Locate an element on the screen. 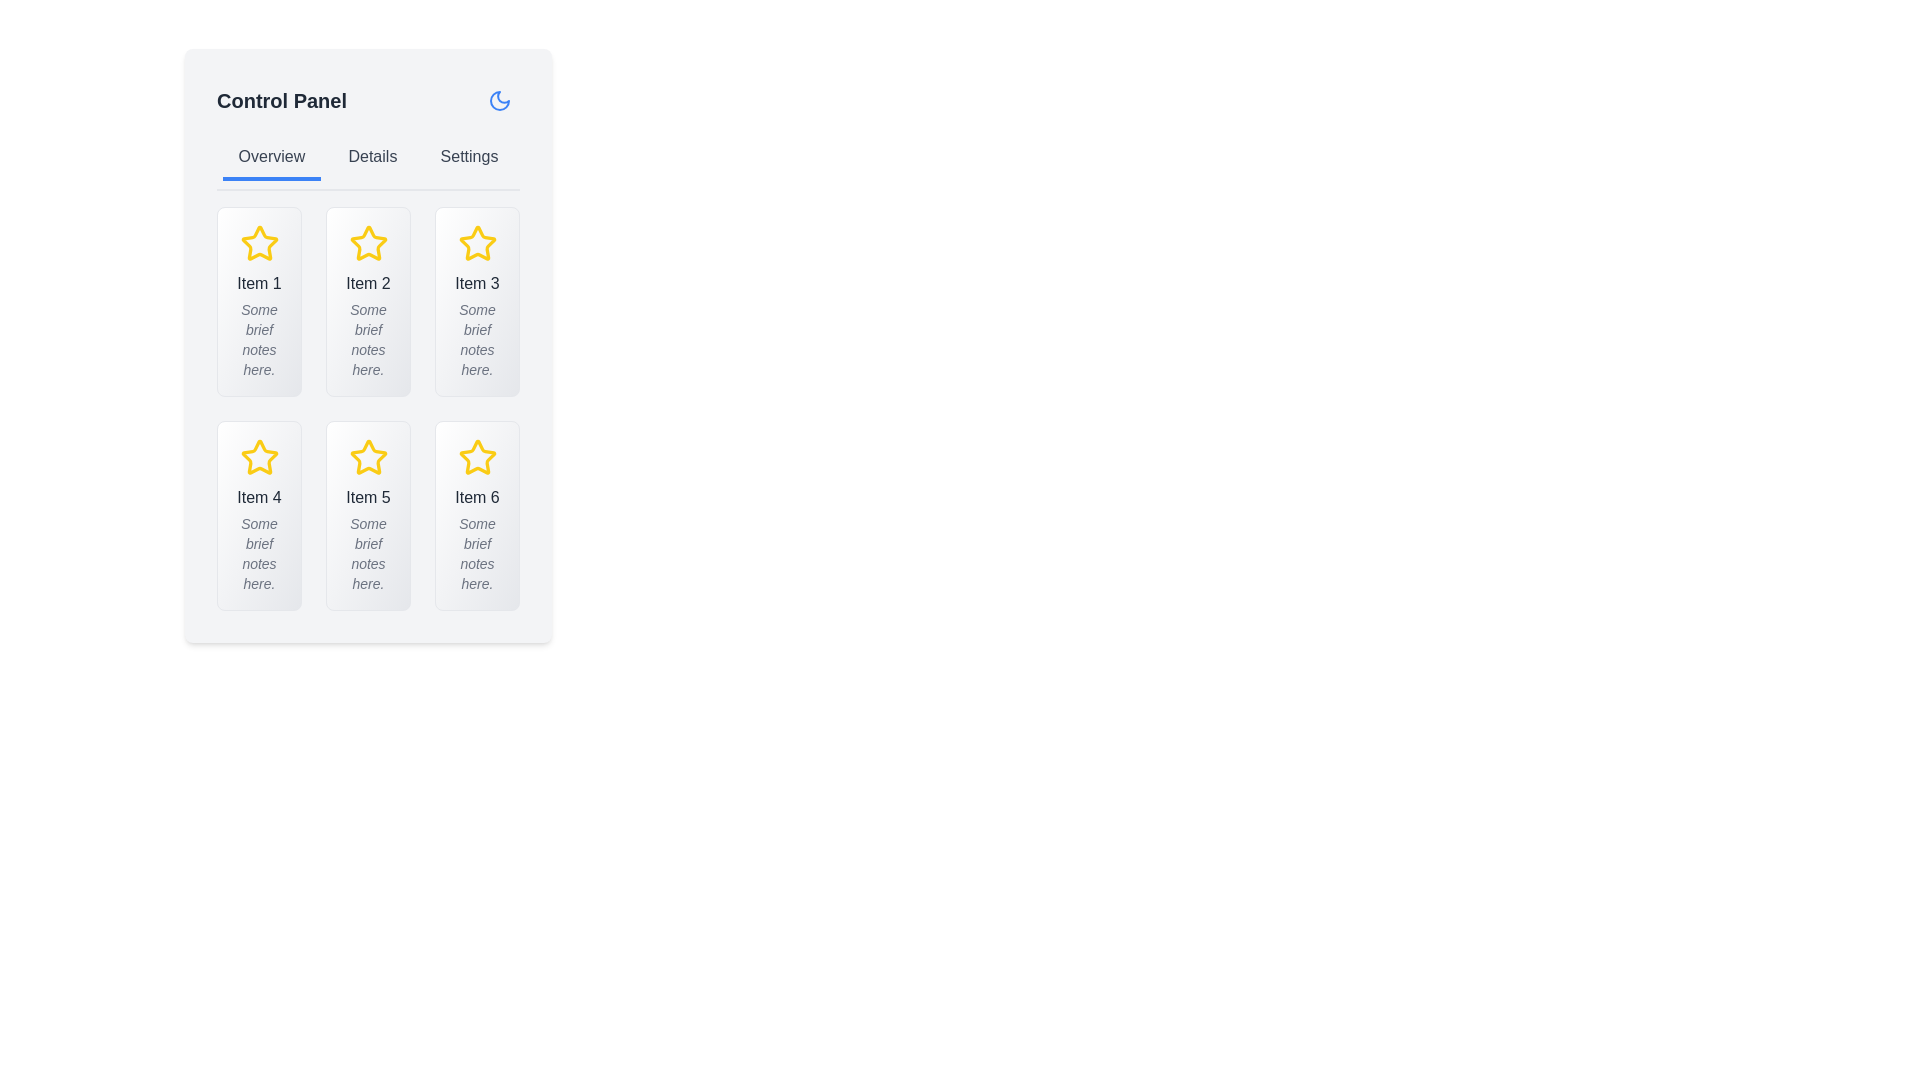  the crescent moon icon button in the top-right corner of the interface is located at coordinates (499, 100).